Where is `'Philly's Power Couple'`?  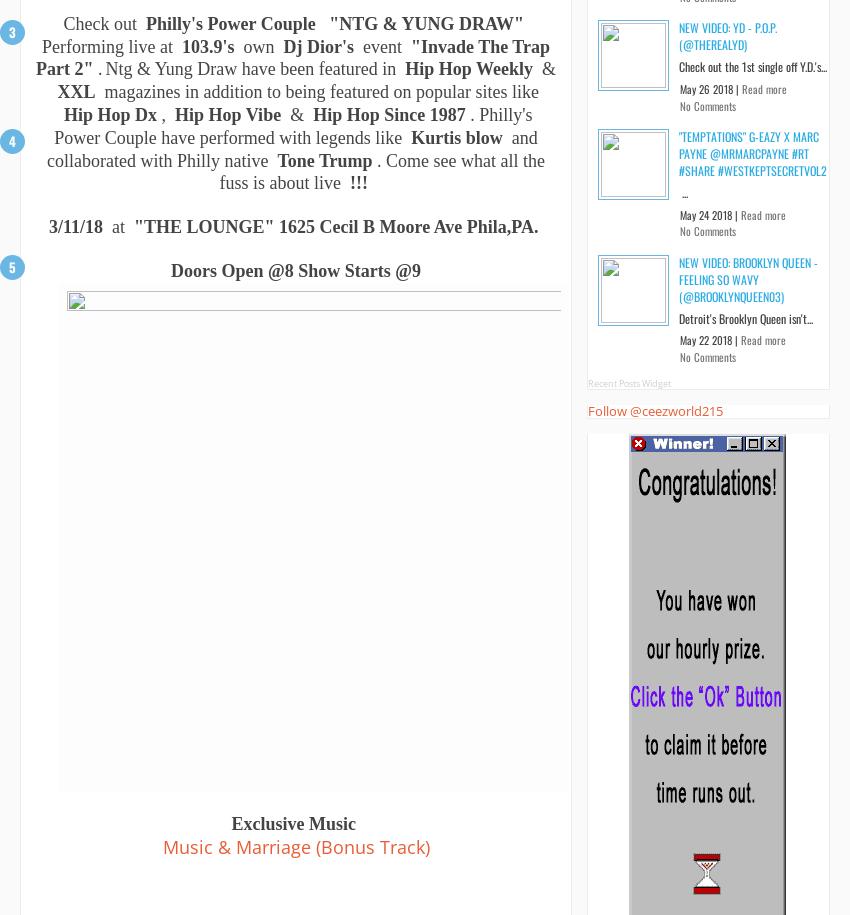
'Philly's Power Couple' is located at coordinates (230, 22).